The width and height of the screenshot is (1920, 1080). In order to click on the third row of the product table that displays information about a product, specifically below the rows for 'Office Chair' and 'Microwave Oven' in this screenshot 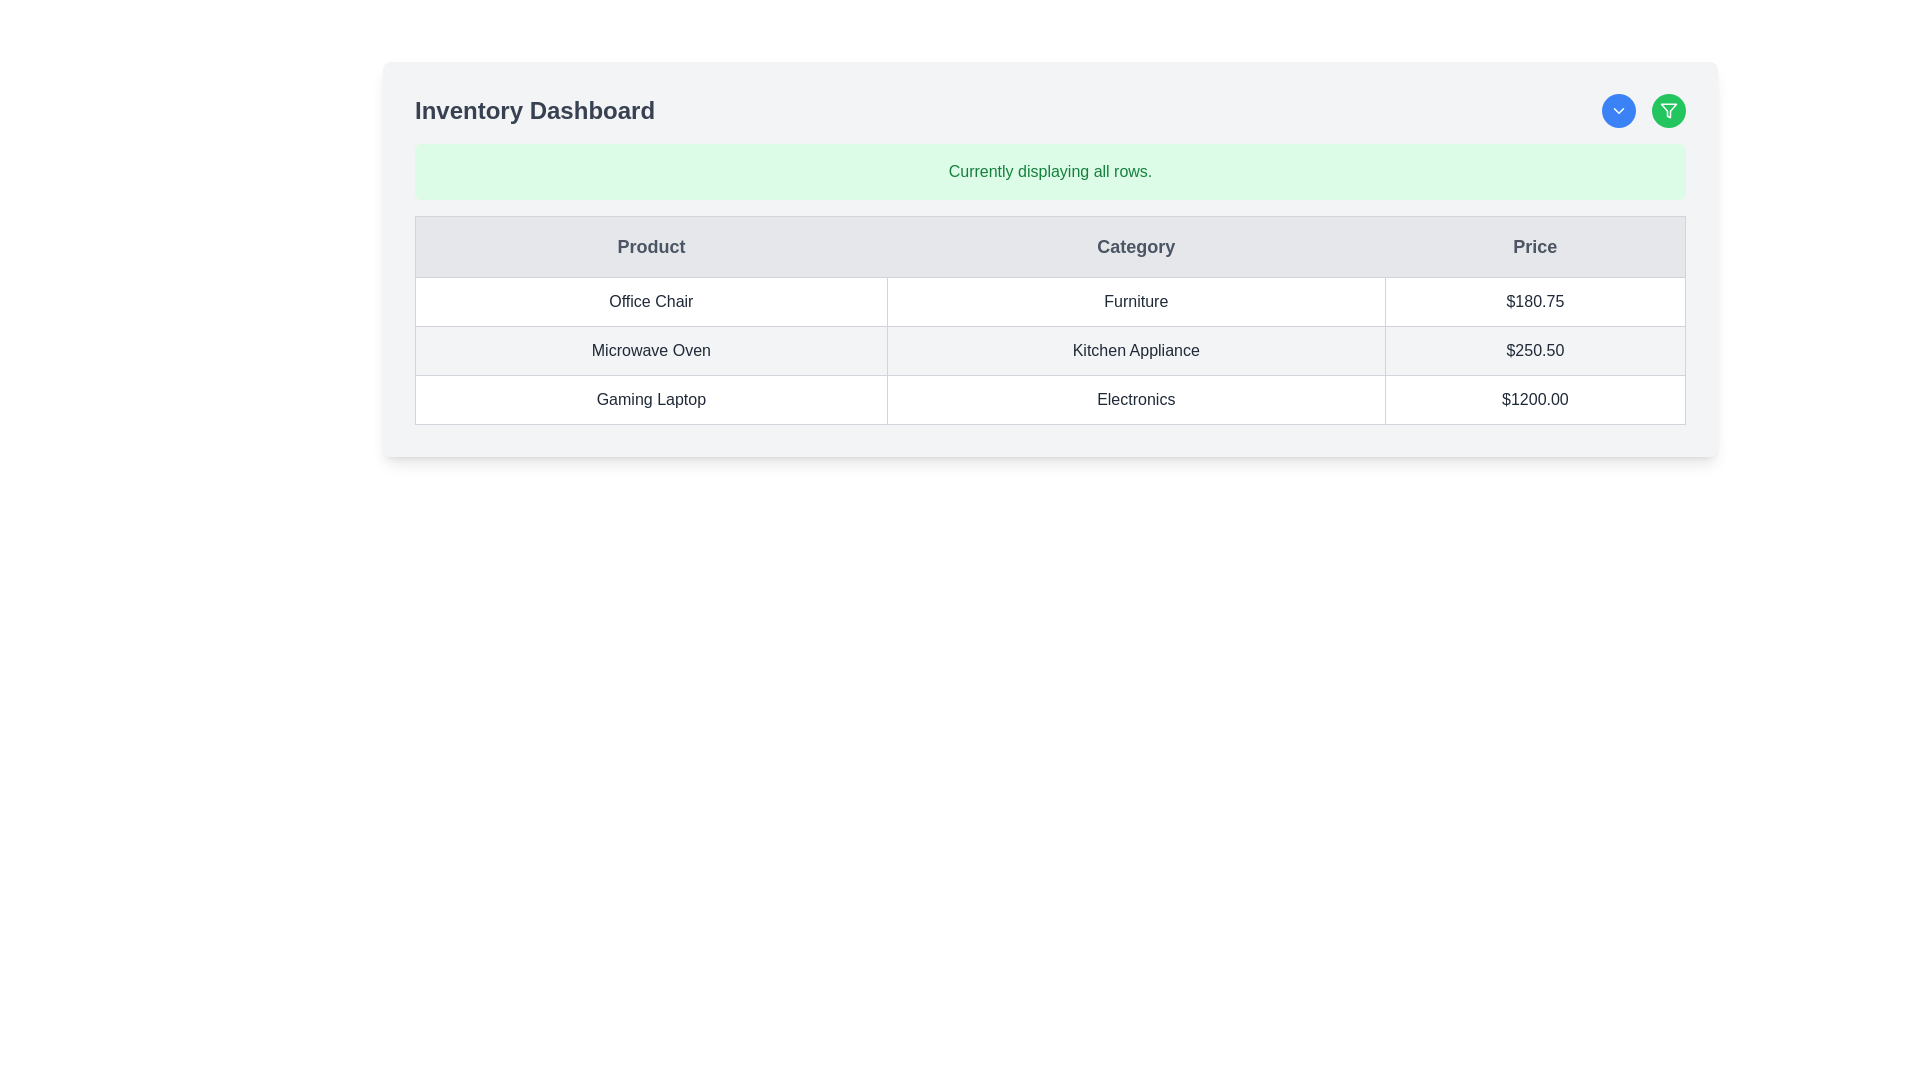, I will do `click(1049, 400)`.